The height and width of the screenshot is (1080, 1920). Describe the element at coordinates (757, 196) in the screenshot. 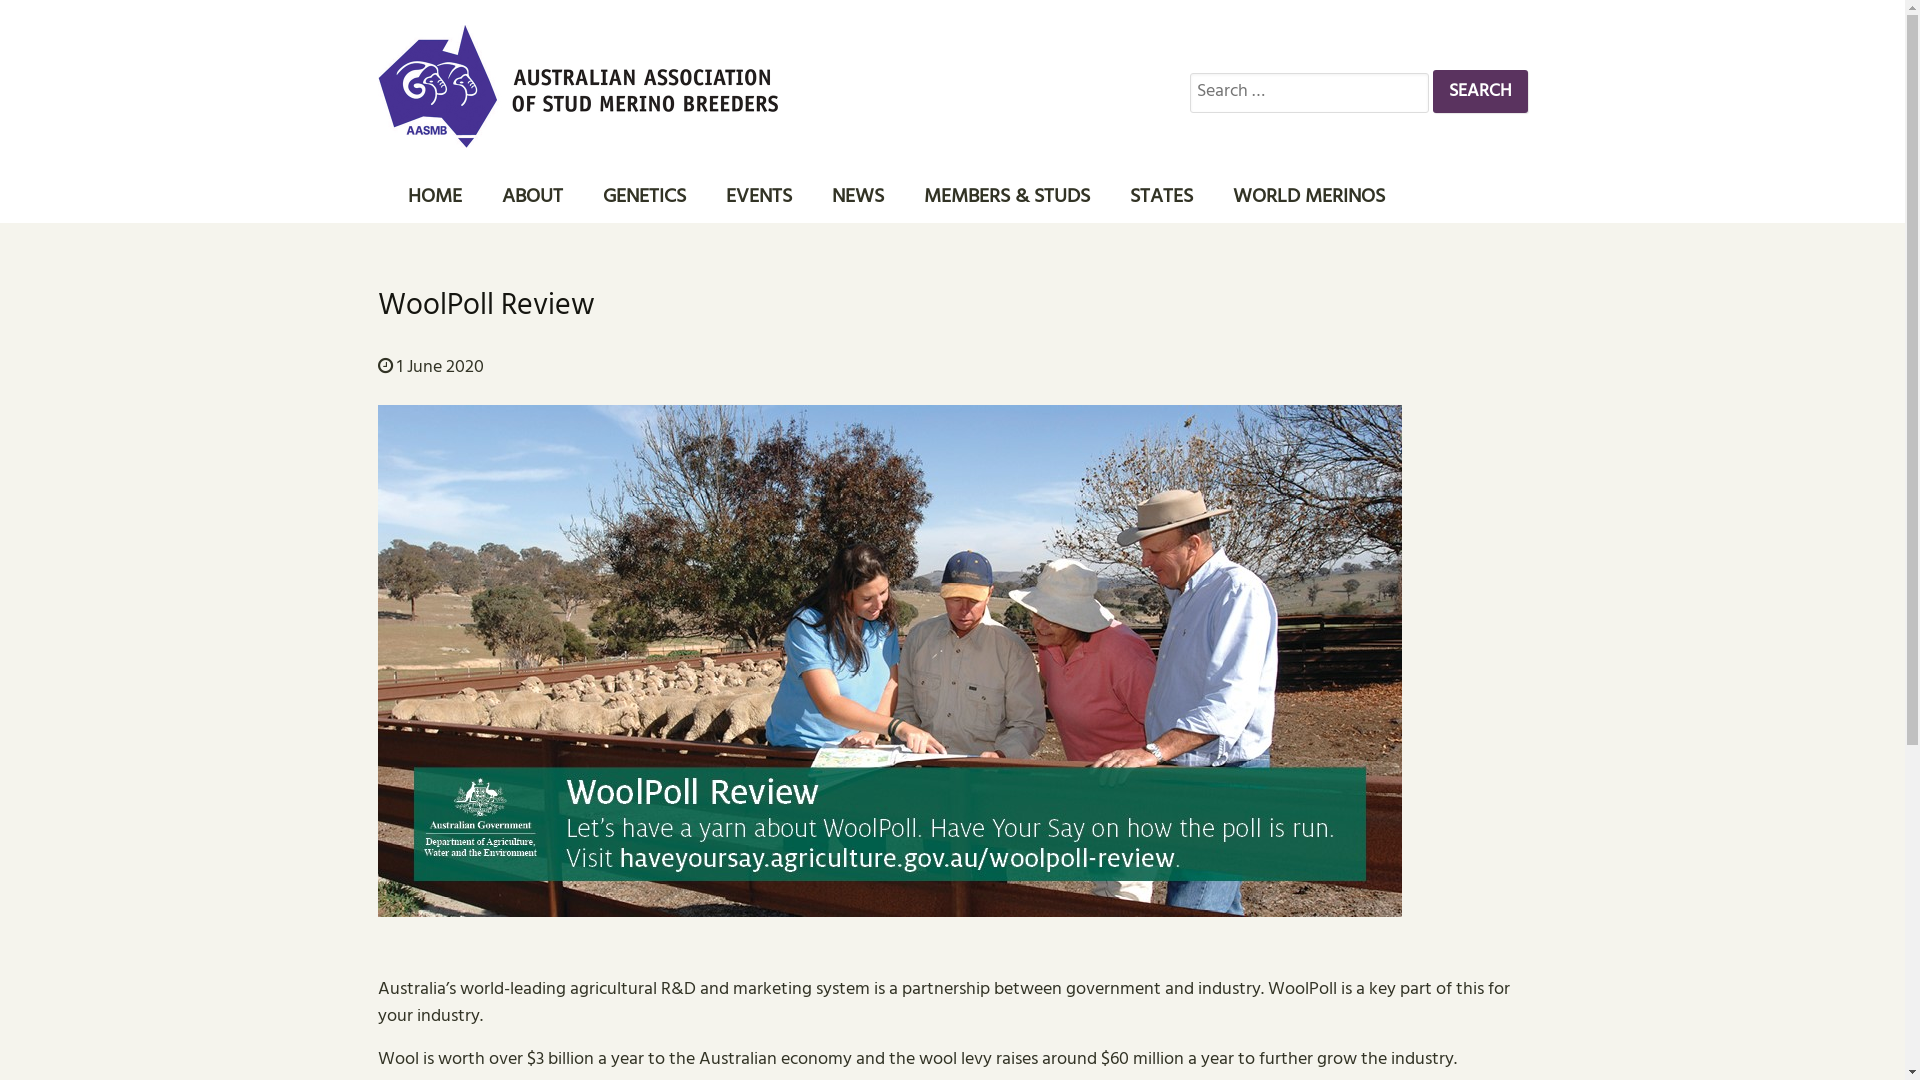

I see `'EVENTS'` at that location.